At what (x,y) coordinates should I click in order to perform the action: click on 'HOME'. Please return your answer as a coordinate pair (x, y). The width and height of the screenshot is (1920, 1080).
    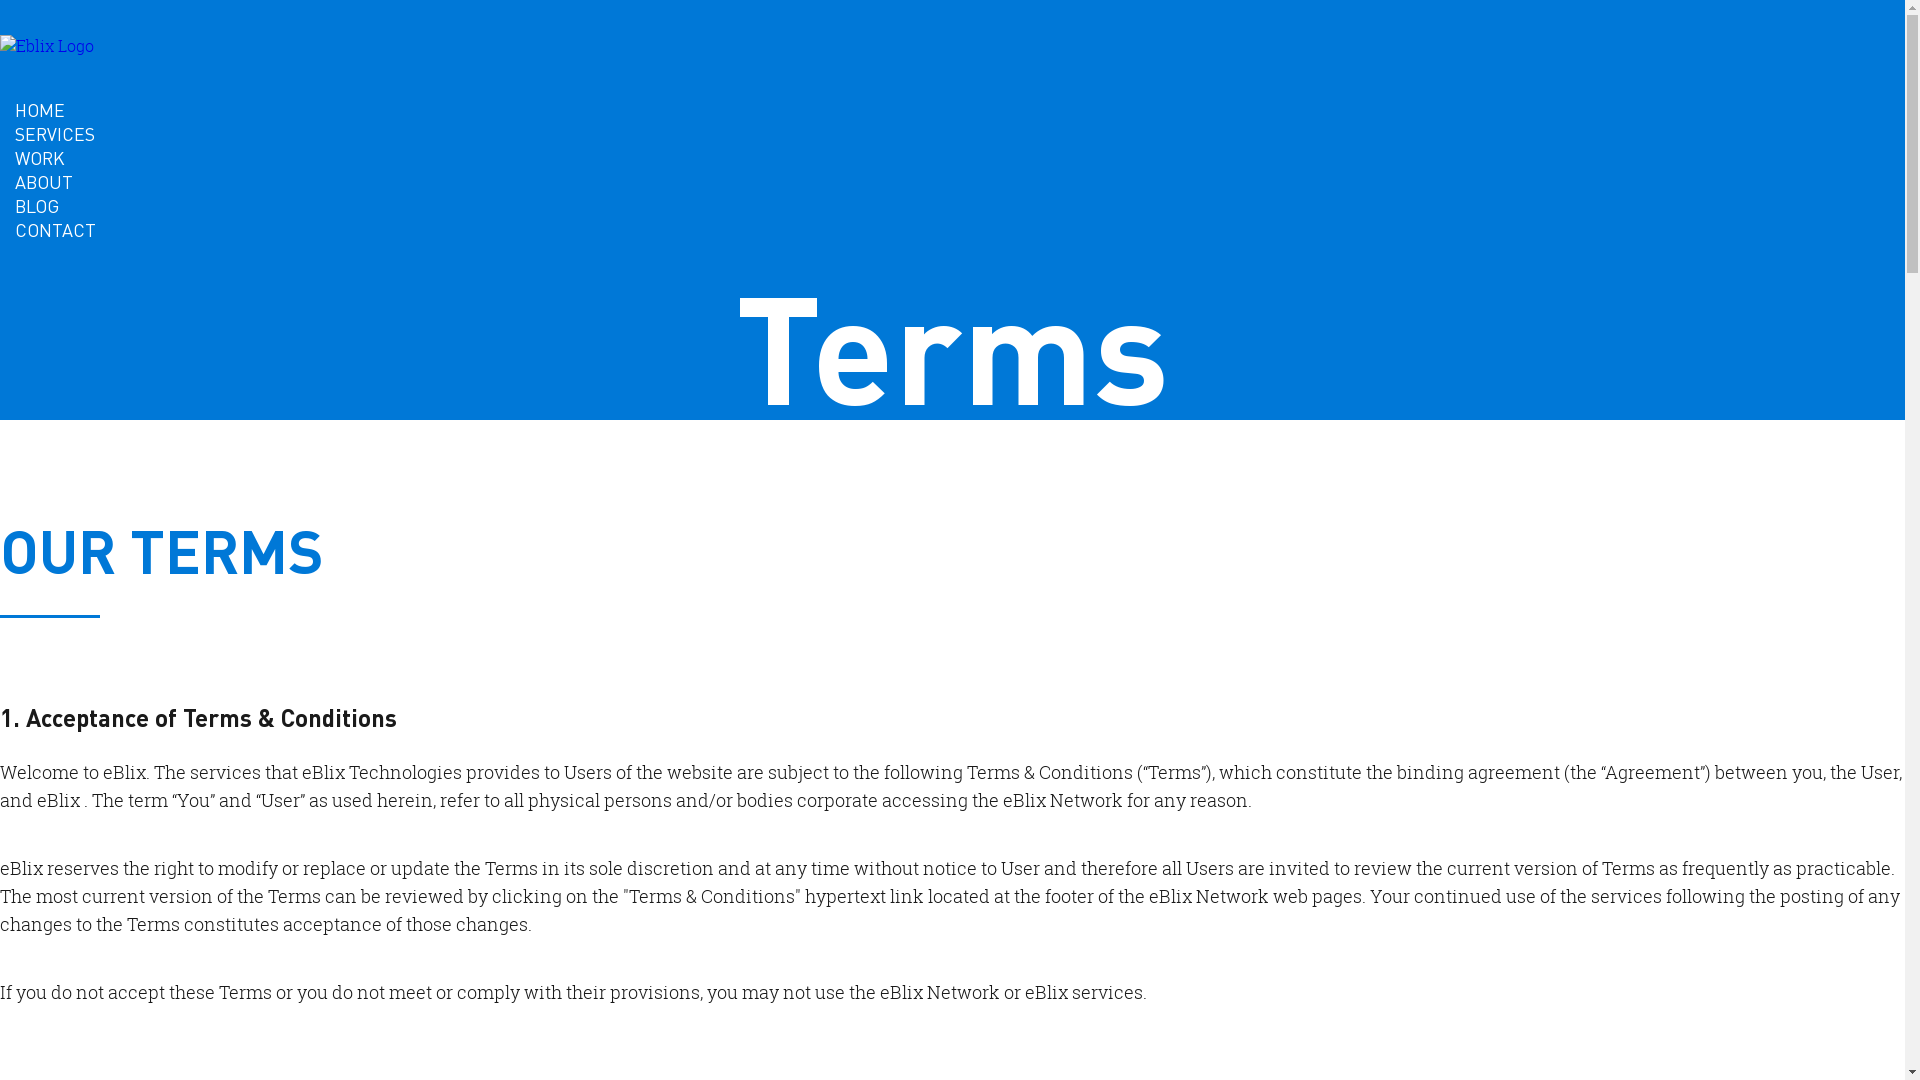
    Looking at the image, I should click on (39, 109).